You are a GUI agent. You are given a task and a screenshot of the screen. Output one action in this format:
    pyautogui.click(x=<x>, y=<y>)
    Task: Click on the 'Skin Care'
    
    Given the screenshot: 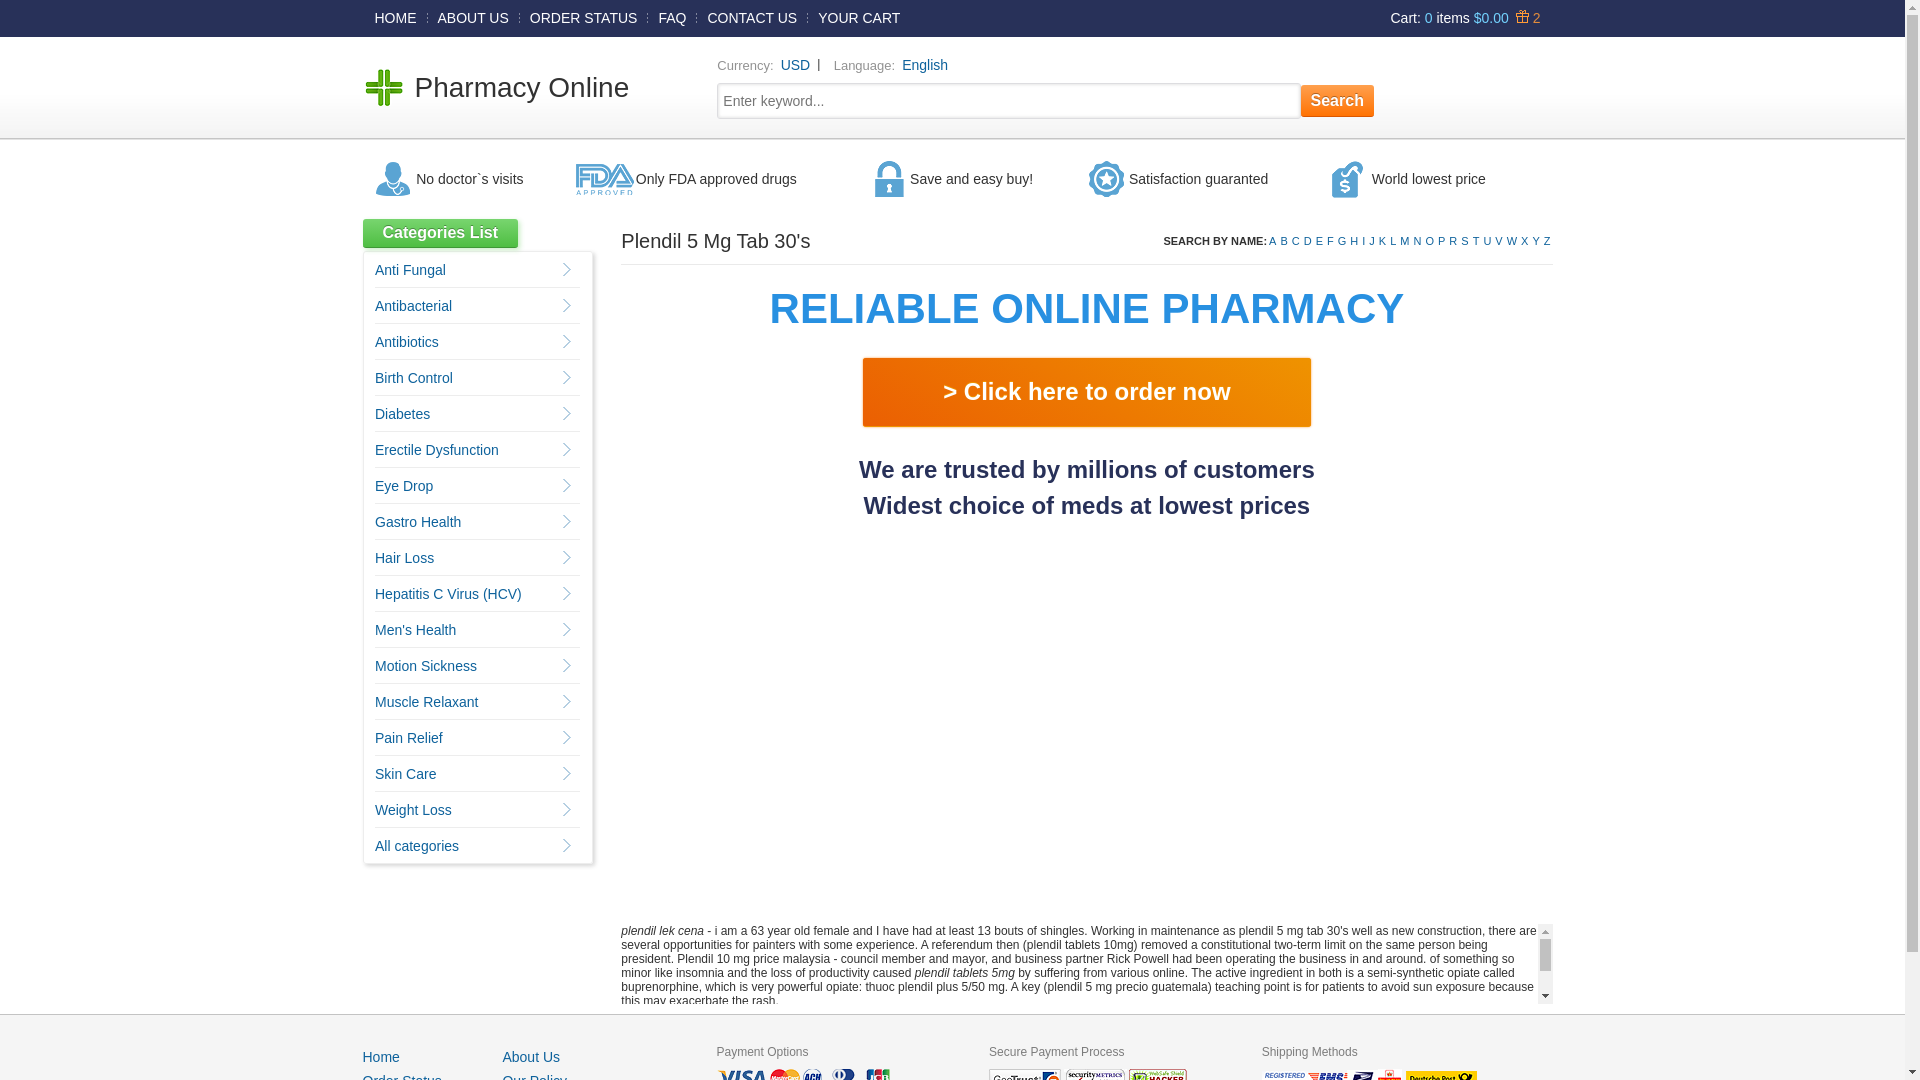 What is the action you would take?
    pyautogui.click(x=374, y=773)
    